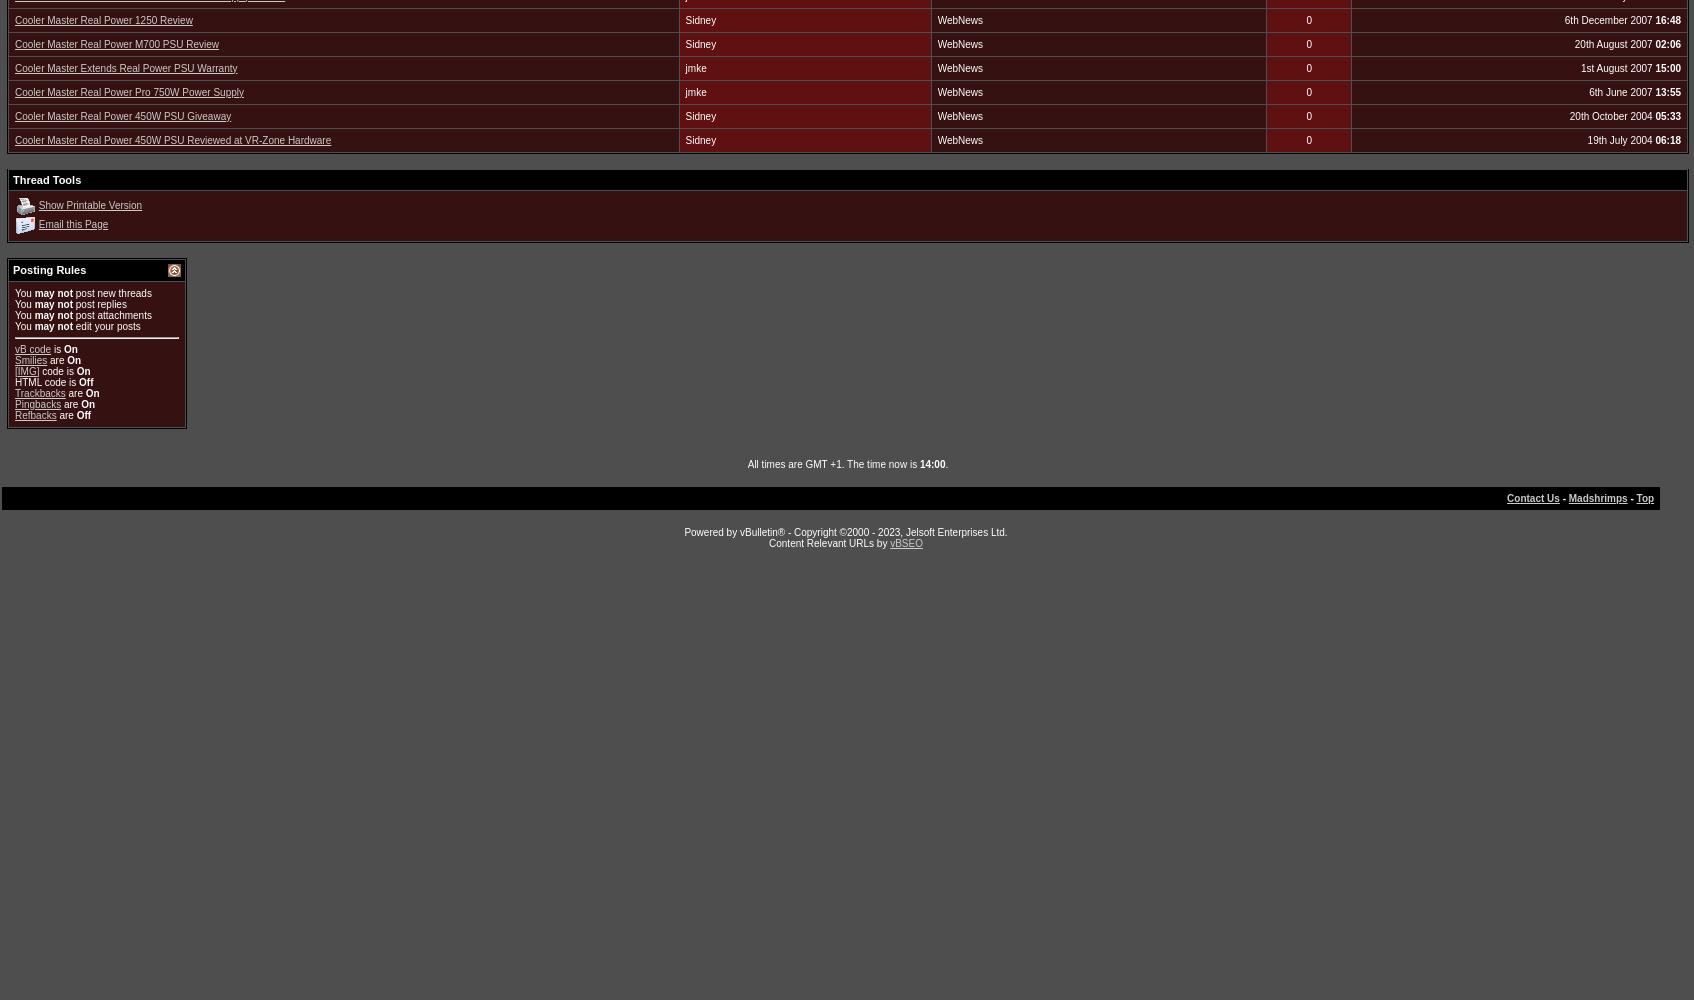  Describe the element at coordinates (746, 462) in the screenshot. I see `'All times are GMT +1. The time now is'` at that location.